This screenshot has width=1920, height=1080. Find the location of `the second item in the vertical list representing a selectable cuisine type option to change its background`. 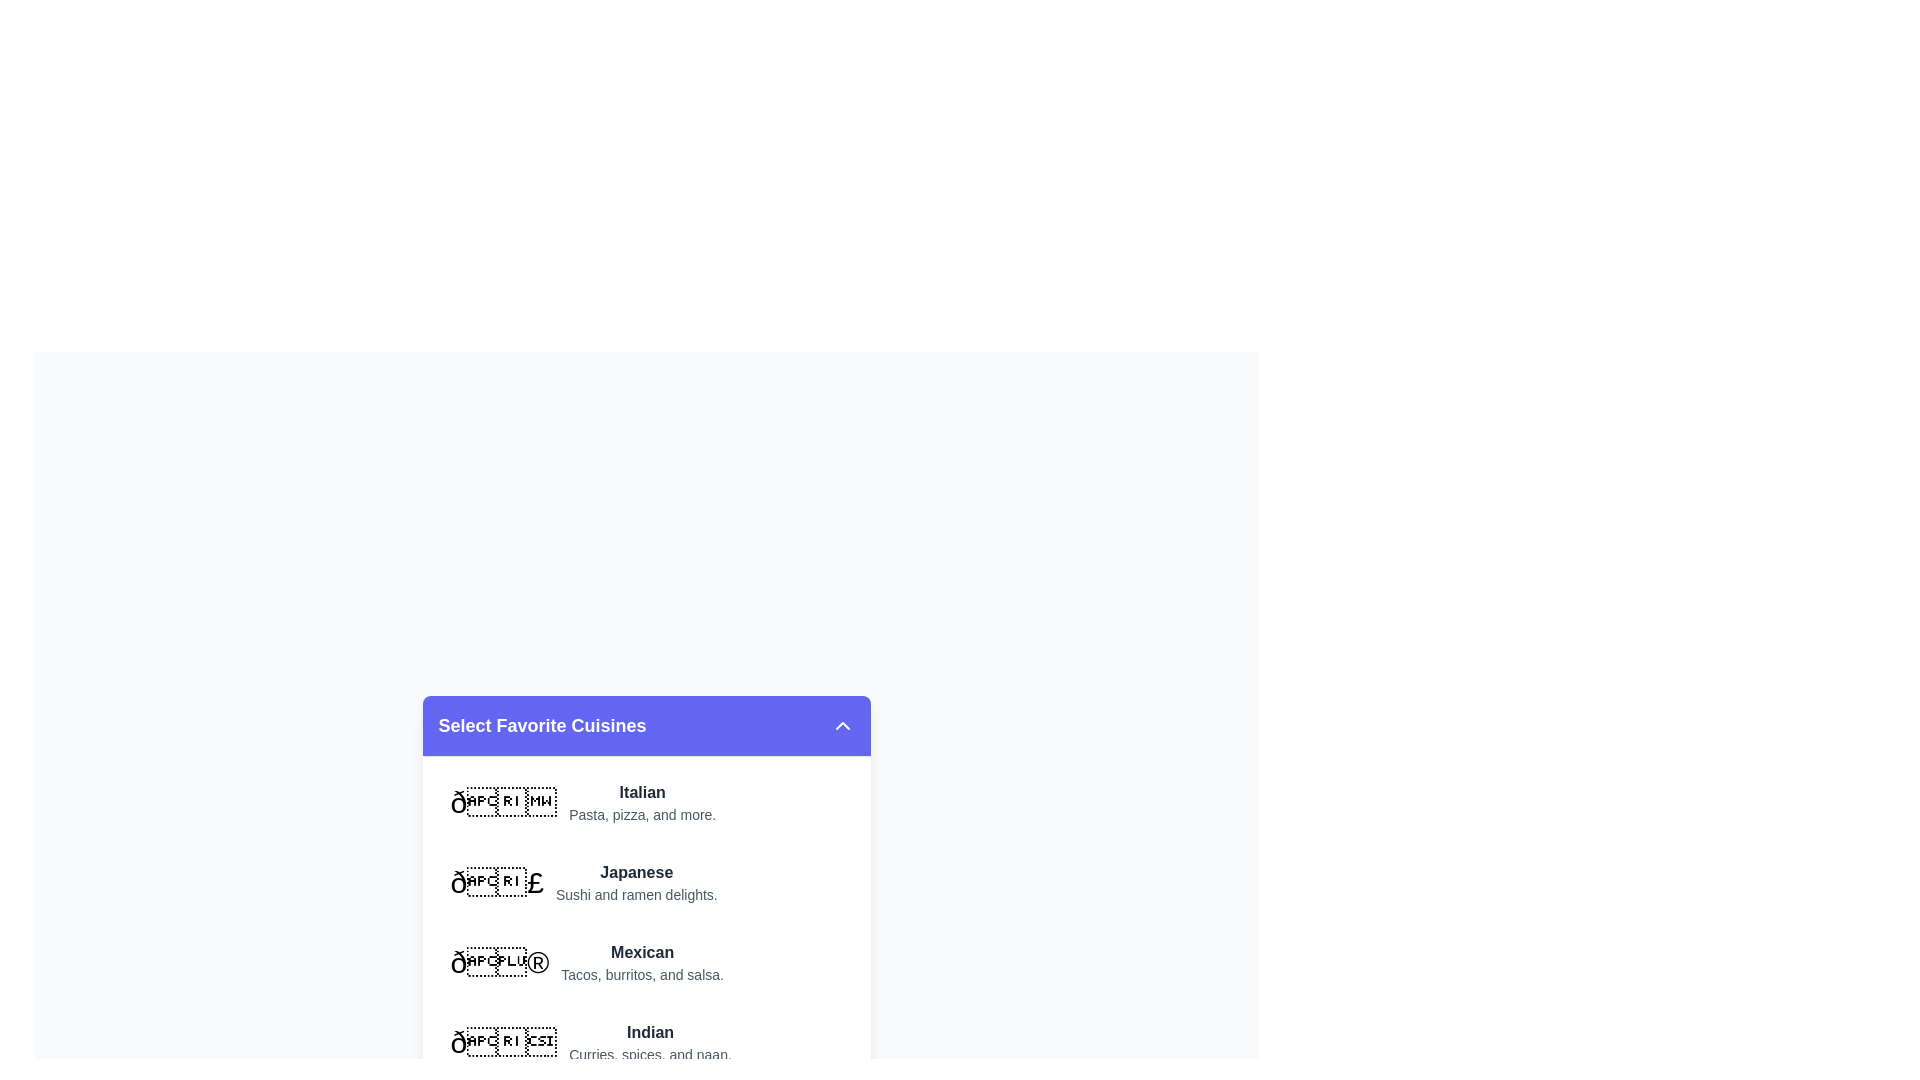

the second item in the vertical list representing a selectable cuisine type option to change its background is located at coordinates (646, 881).